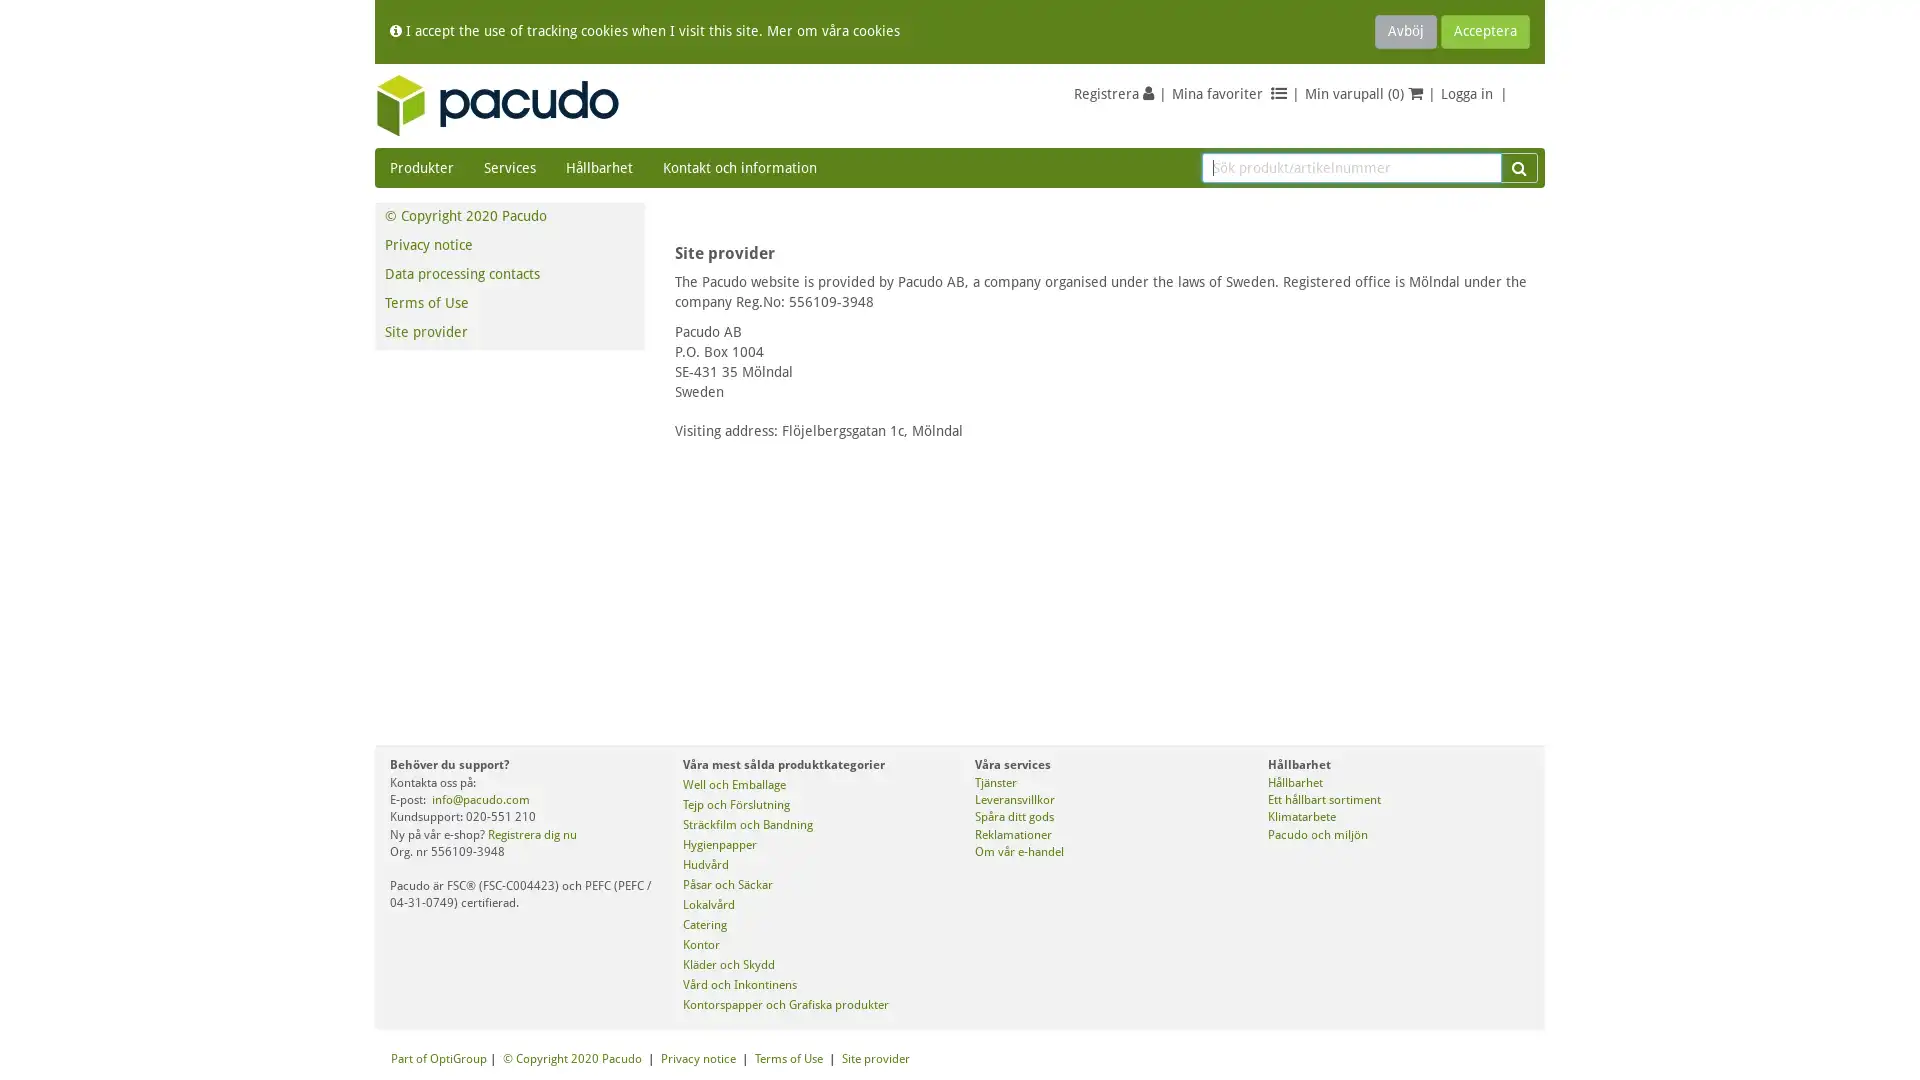 The image size is (1920, 1080). Describe the element at coordinates (1485, 31) in the screenshot. I see `Acceptera` at that location.